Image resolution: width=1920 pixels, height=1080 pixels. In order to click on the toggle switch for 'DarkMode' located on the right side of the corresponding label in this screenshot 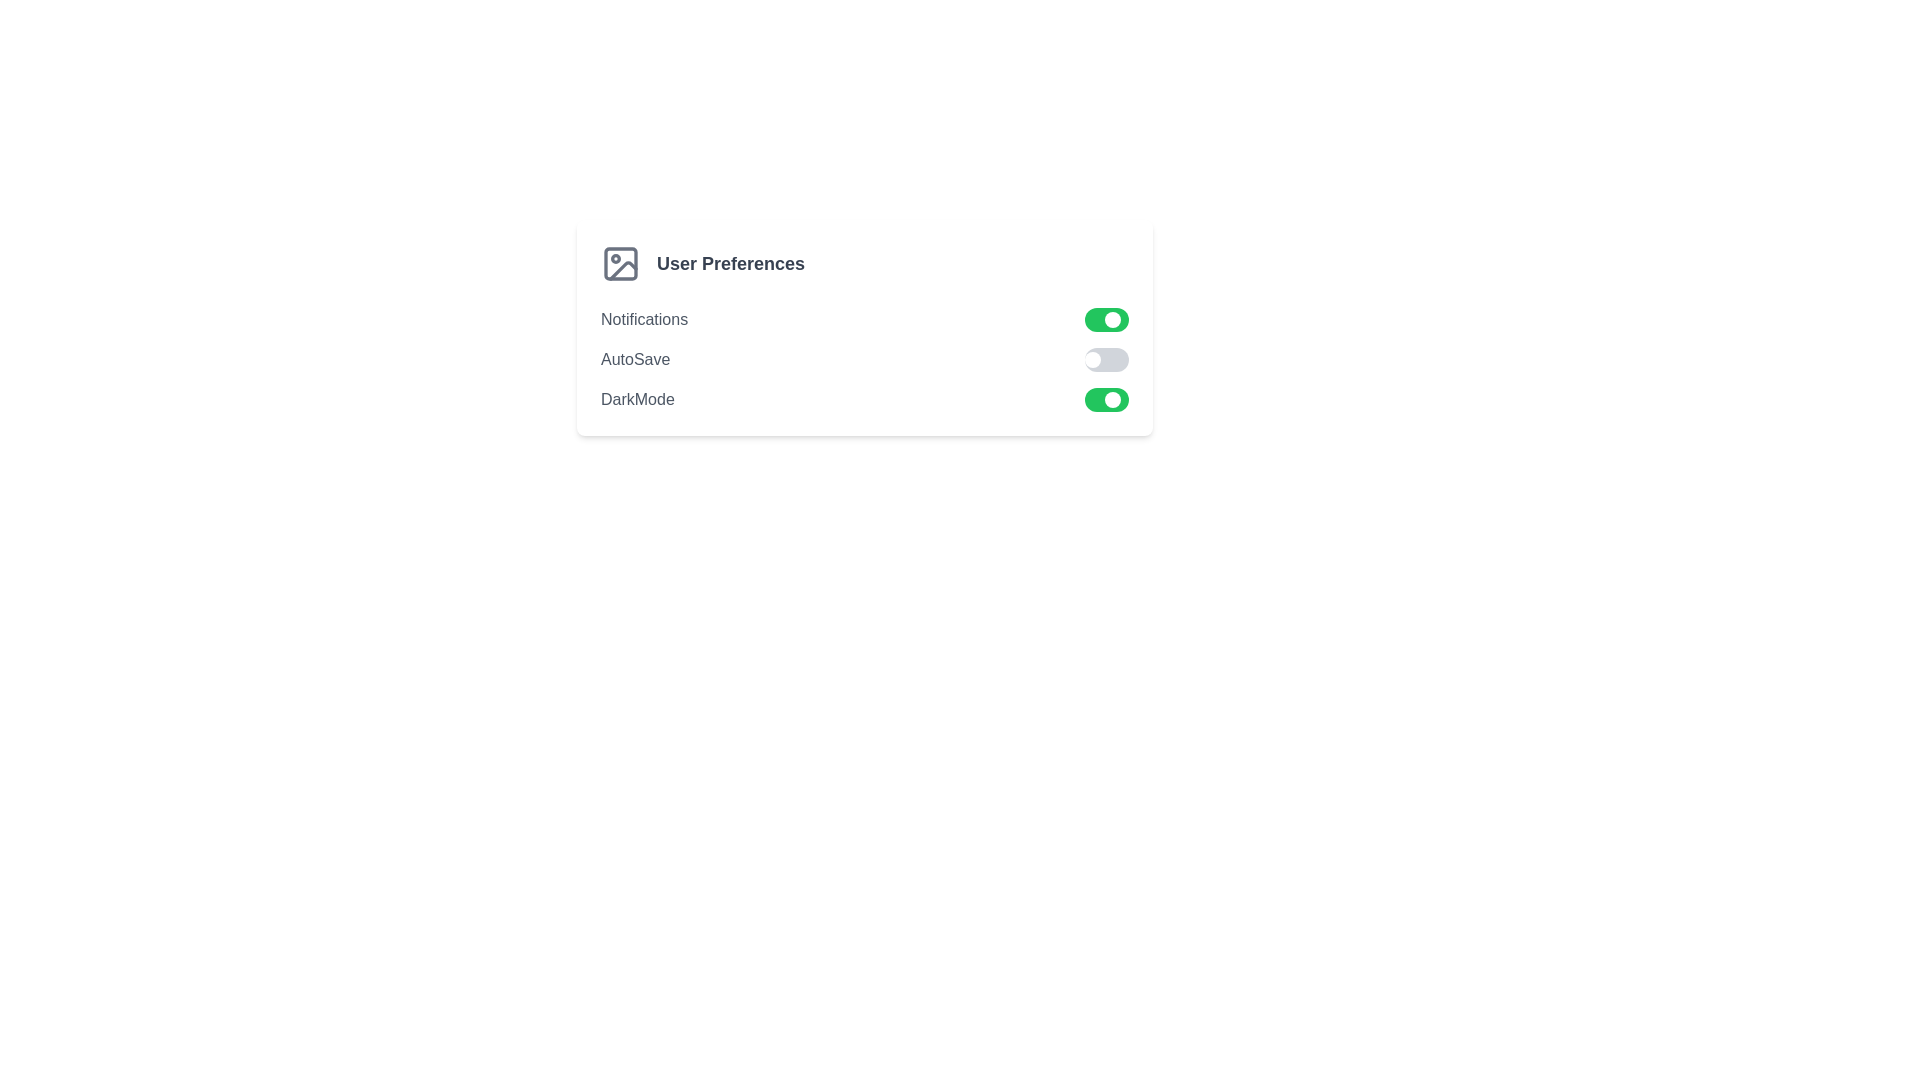, I will do `click(1106, 400)`.